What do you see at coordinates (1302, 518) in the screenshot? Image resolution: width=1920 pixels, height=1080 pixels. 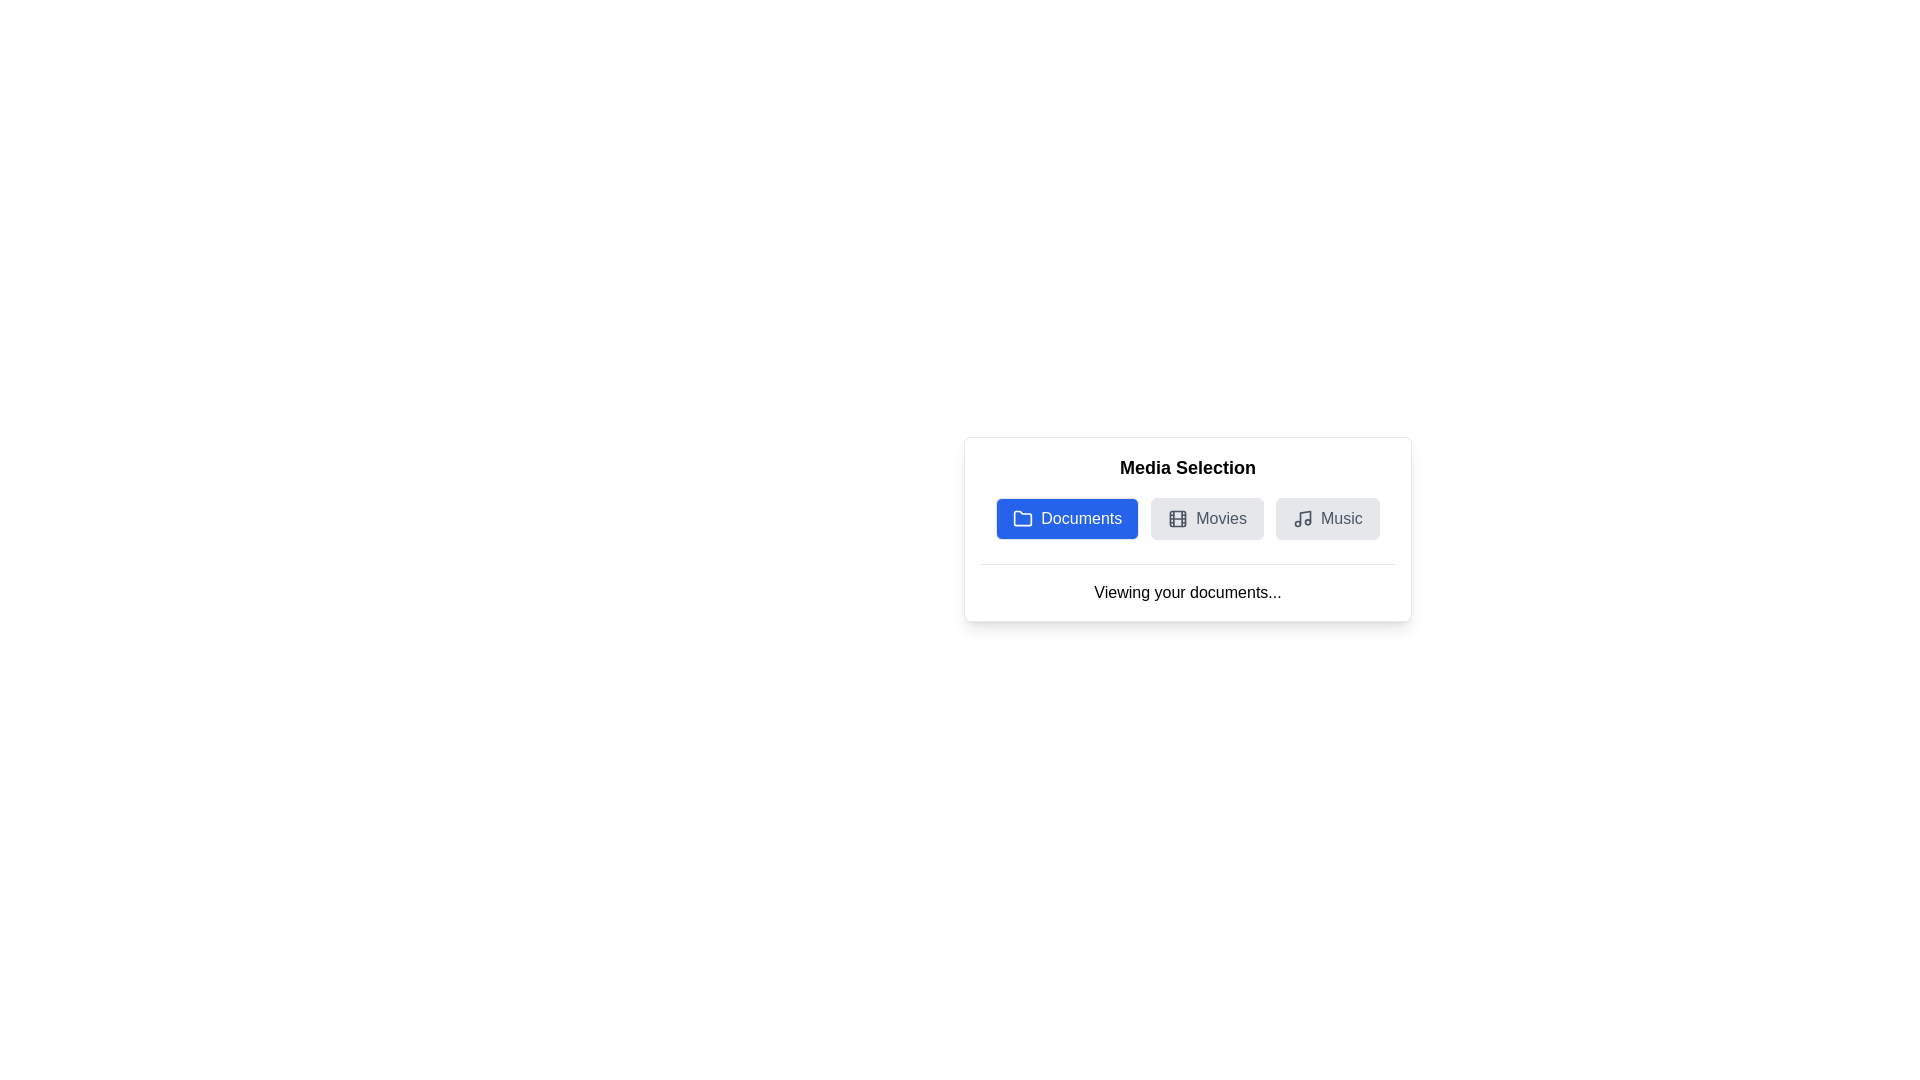 I see `the music icon, which is a dark gray musical note located inside the 'Music' button, the third button in a horizontal group of options` at bounding box center [1302, 518].